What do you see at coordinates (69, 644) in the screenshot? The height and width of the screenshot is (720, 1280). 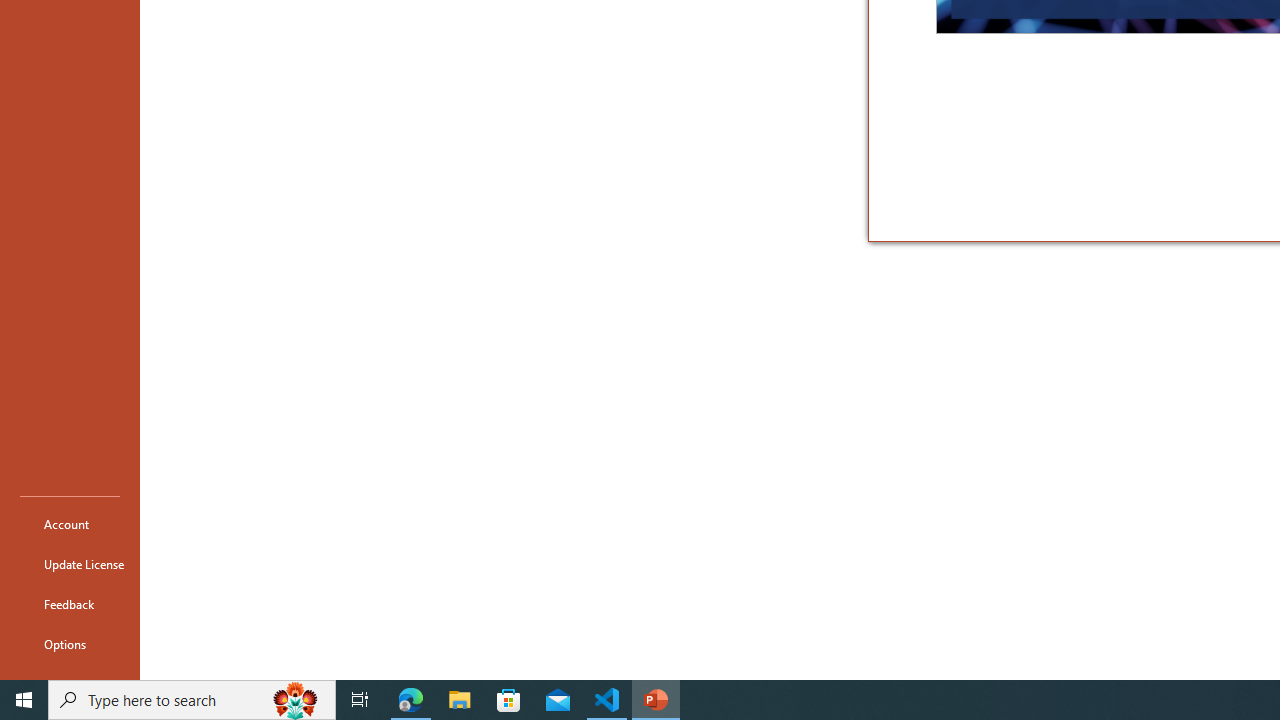 I see `'Options'` at bounding box center [69, 644].